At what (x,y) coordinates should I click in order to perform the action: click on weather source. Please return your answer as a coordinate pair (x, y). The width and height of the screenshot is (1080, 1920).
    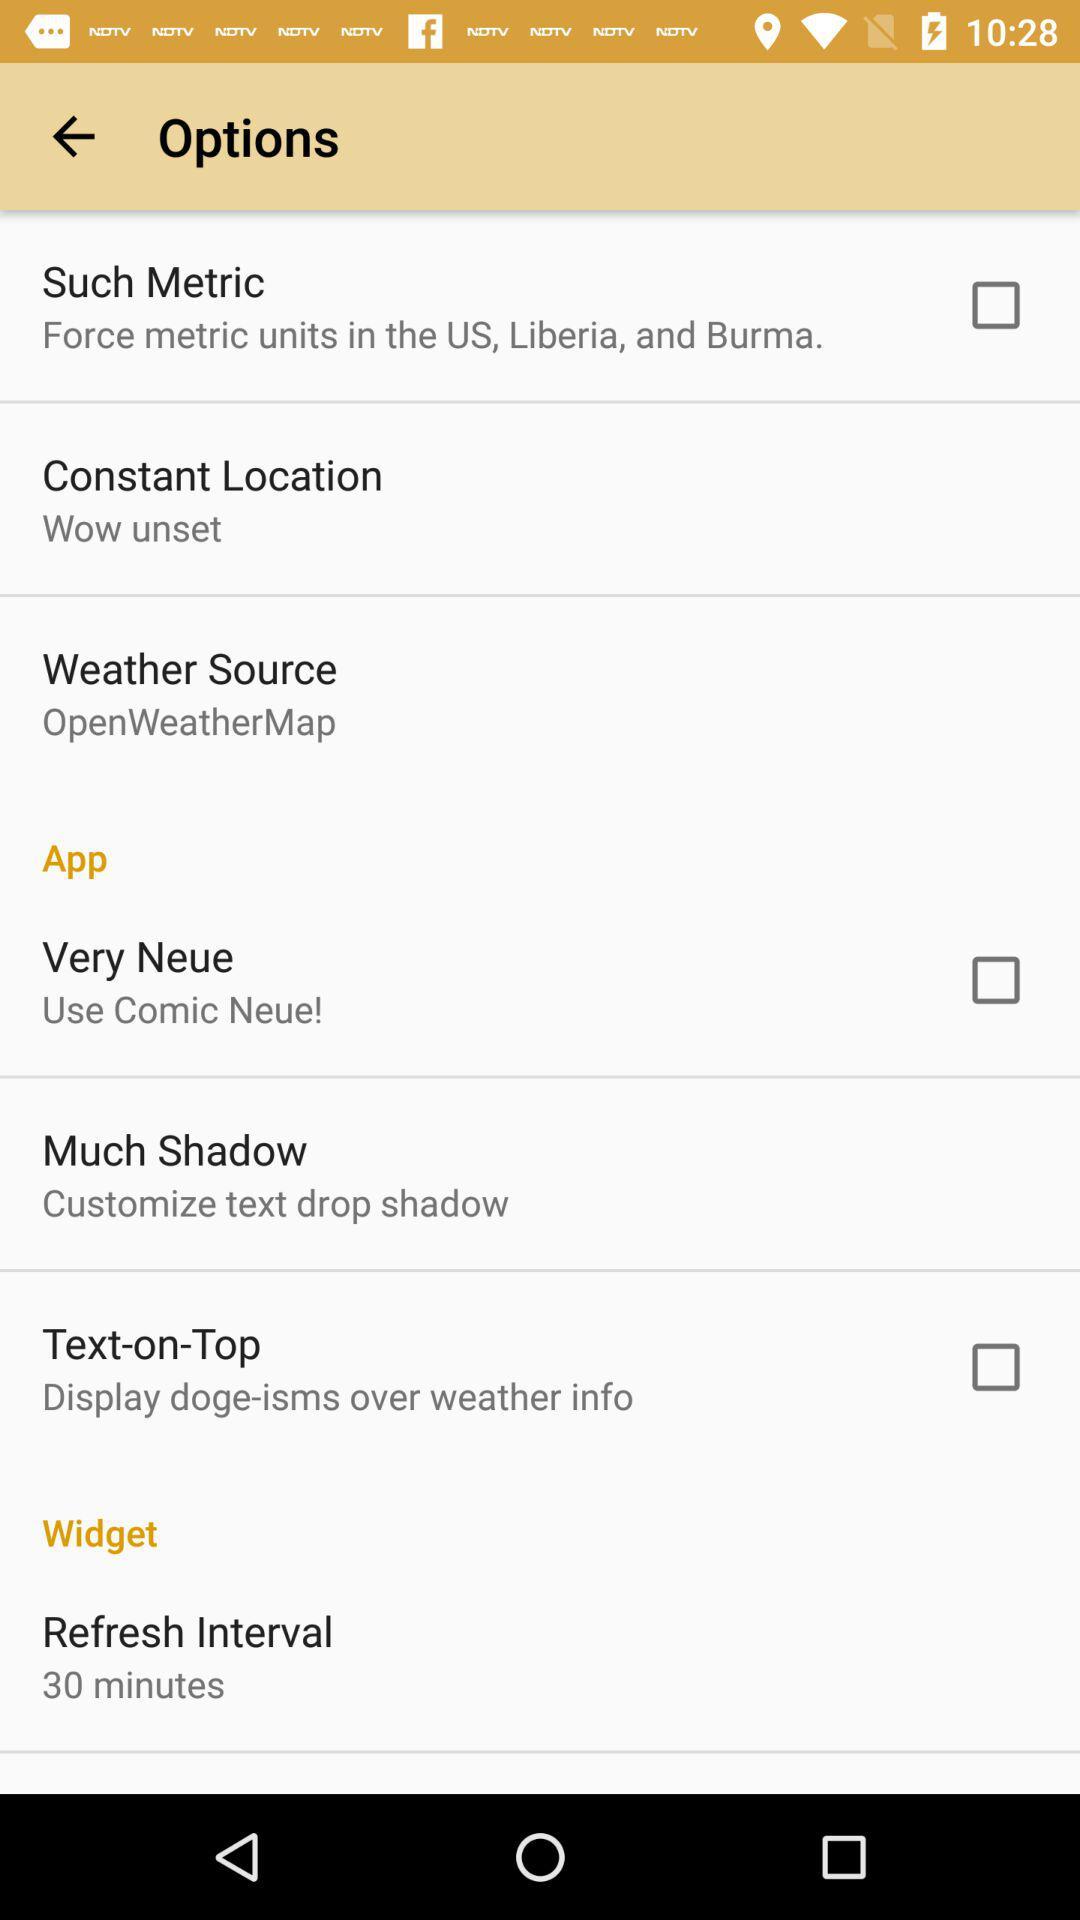
    Looking at the image, I should click on (189, 667).